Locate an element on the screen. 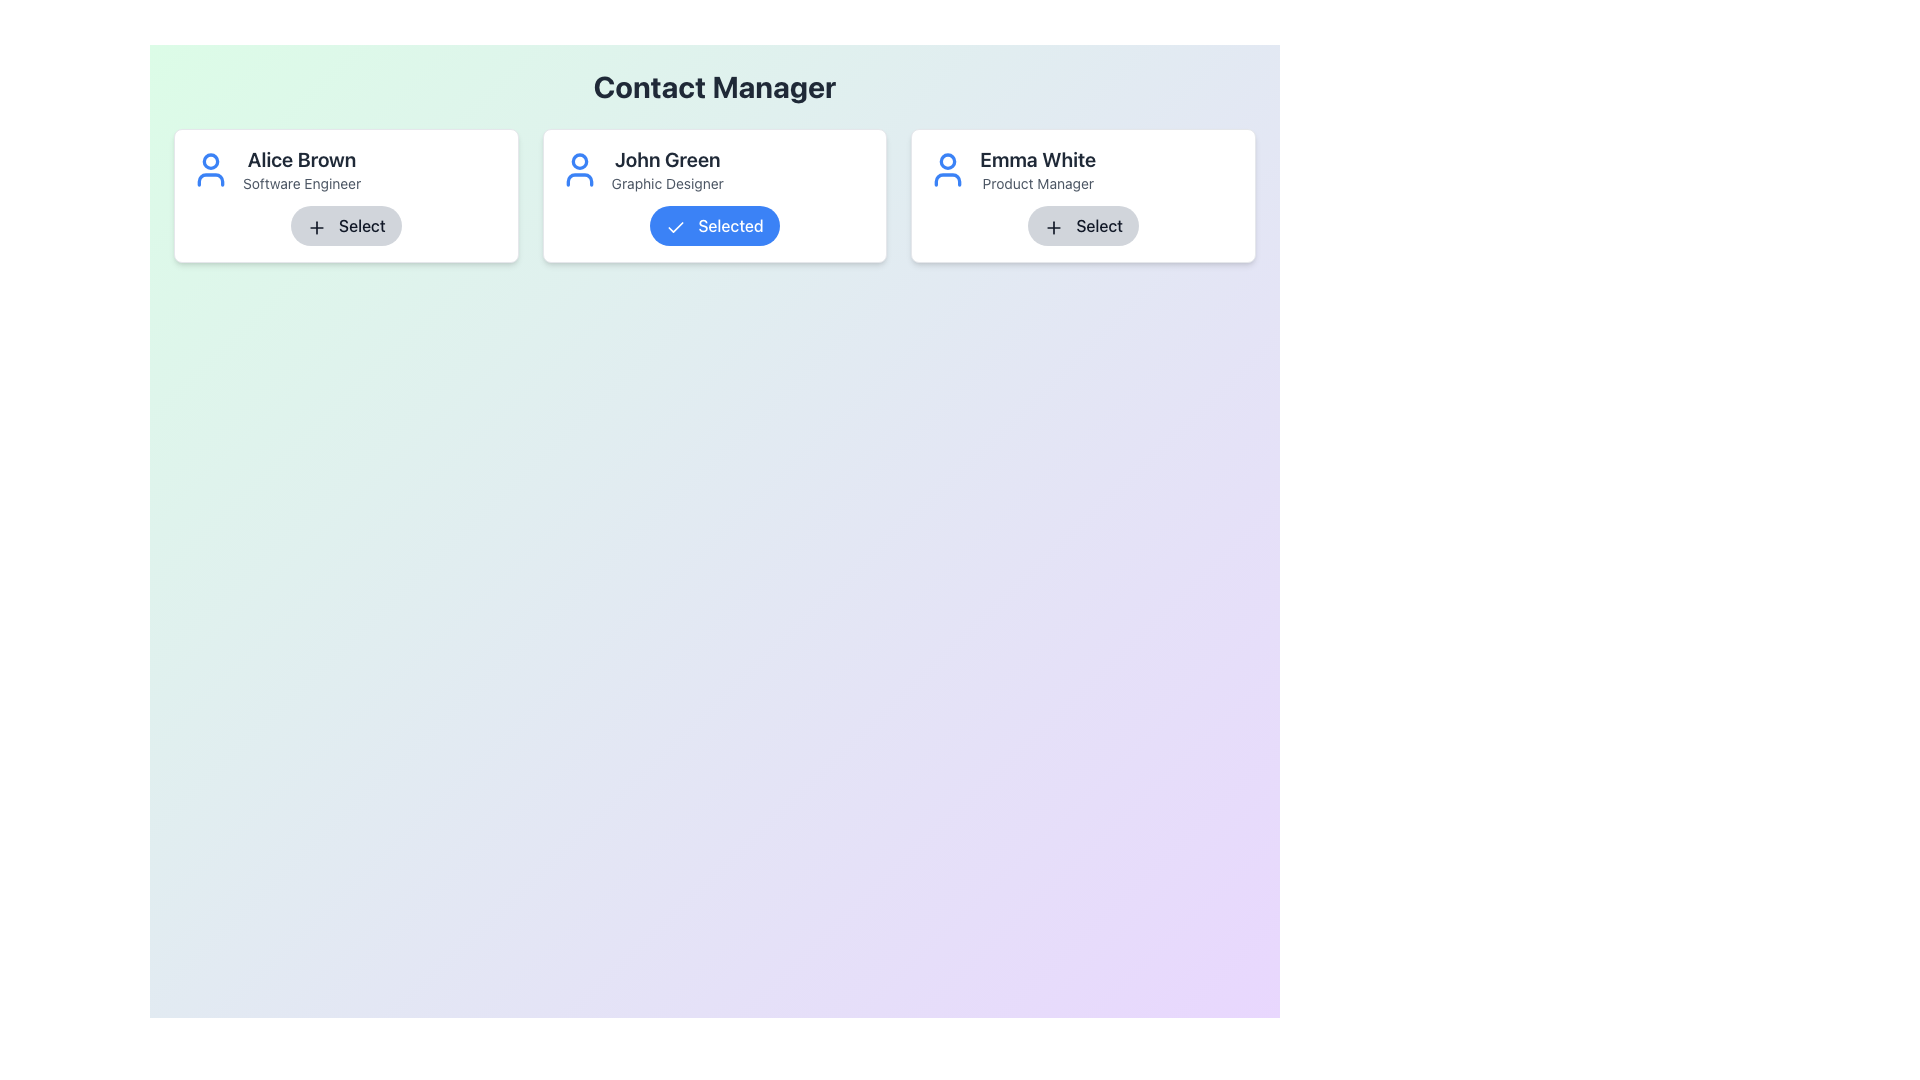 This screenshot has height=1080, width=1920. the Text Display that shows the user's name and role, located at the top of the leftmost card above the 'Select' button is located at coordinates (346, 168).